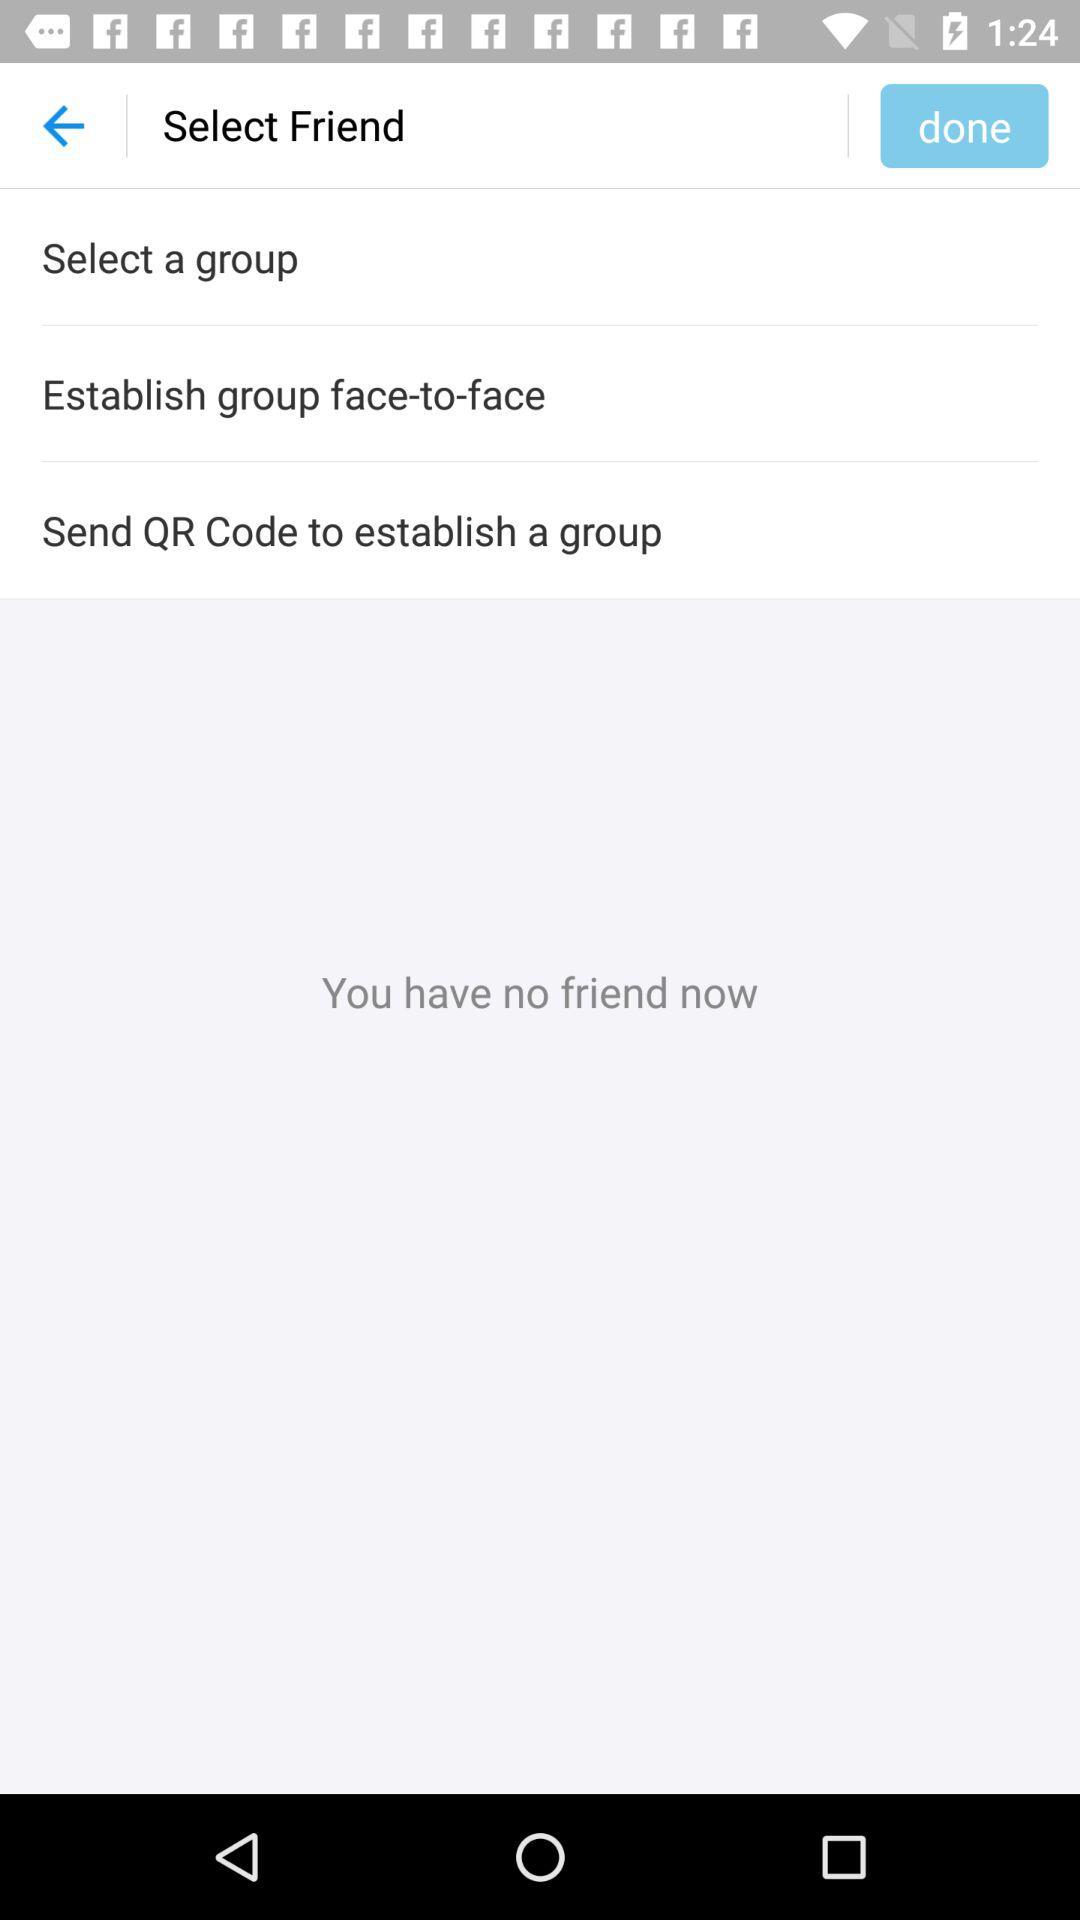 The image size is (1080, 1920). What do you see at coordinates (61, 124) in the screenshot?
I see `the item above select a group icon` at bounding box center [61, 124].